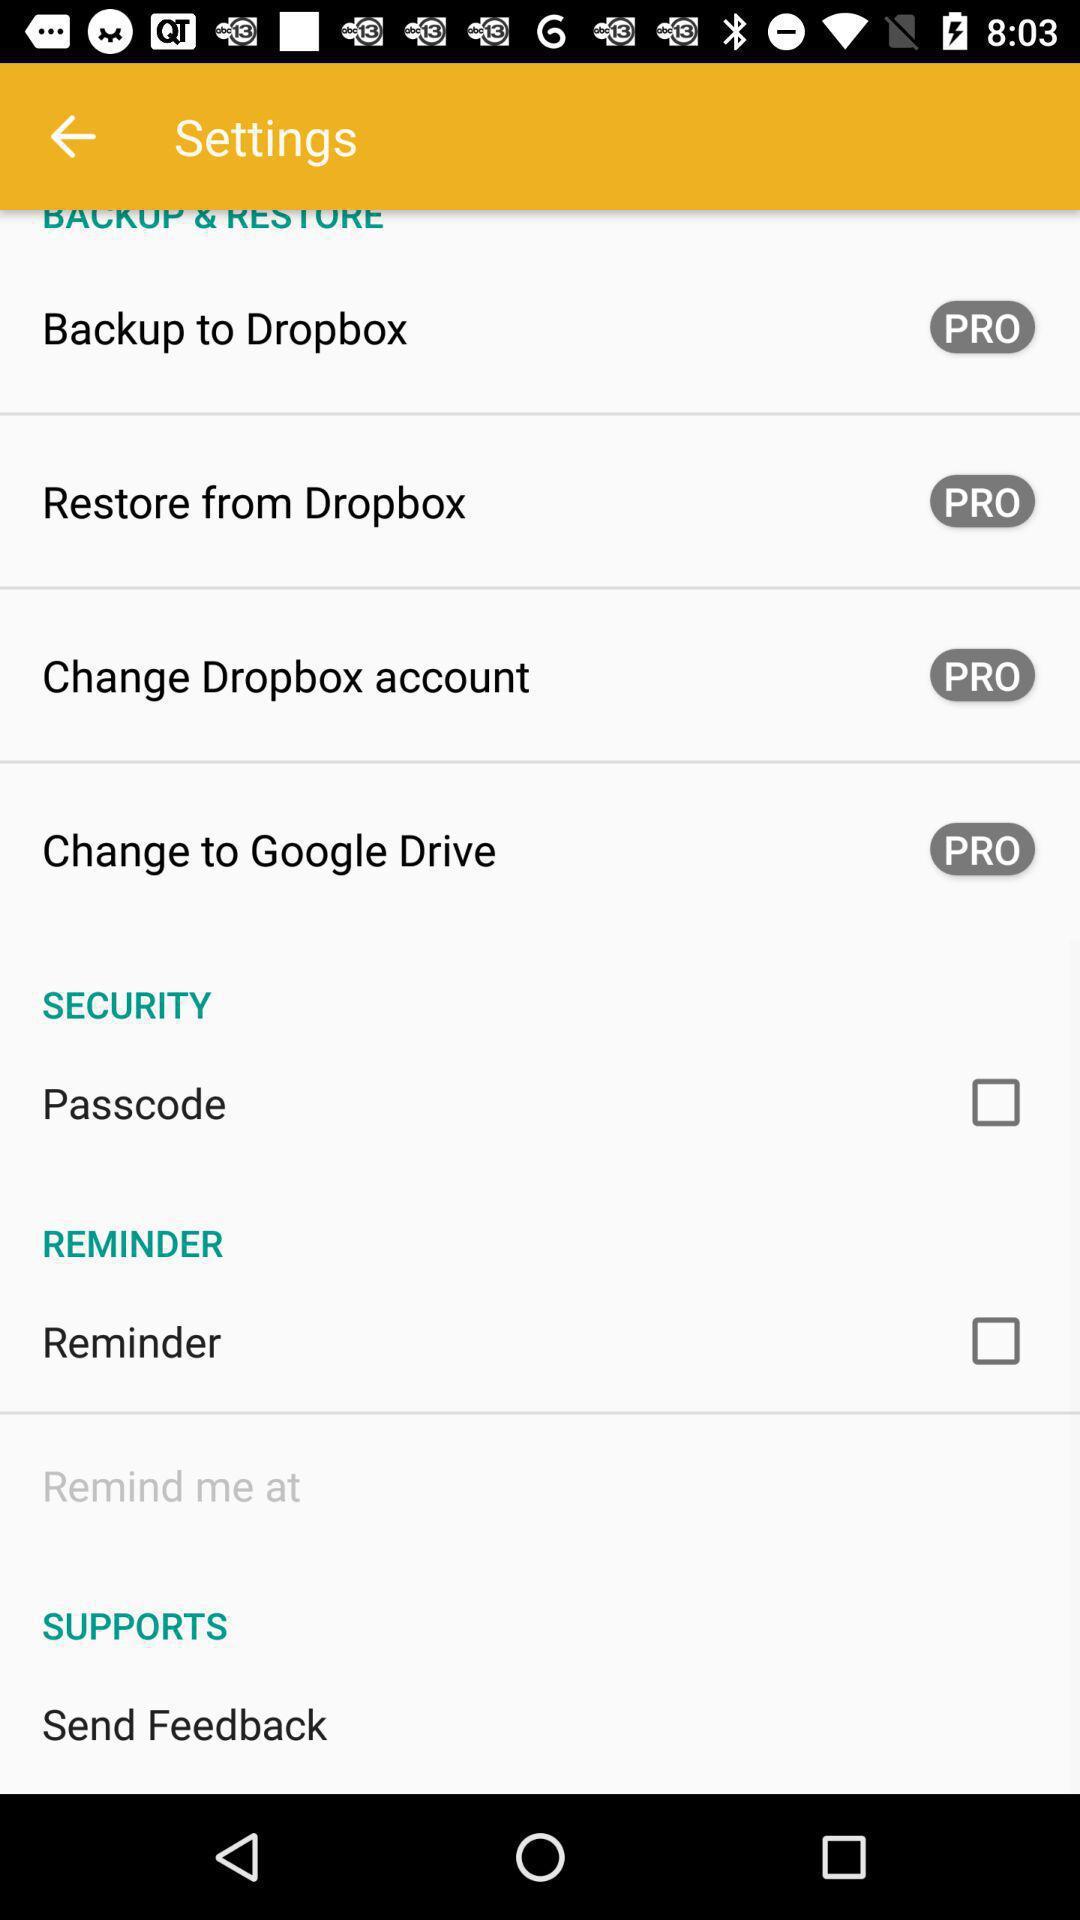  I want to click on icon above the backup & restore, so click(72, 135).